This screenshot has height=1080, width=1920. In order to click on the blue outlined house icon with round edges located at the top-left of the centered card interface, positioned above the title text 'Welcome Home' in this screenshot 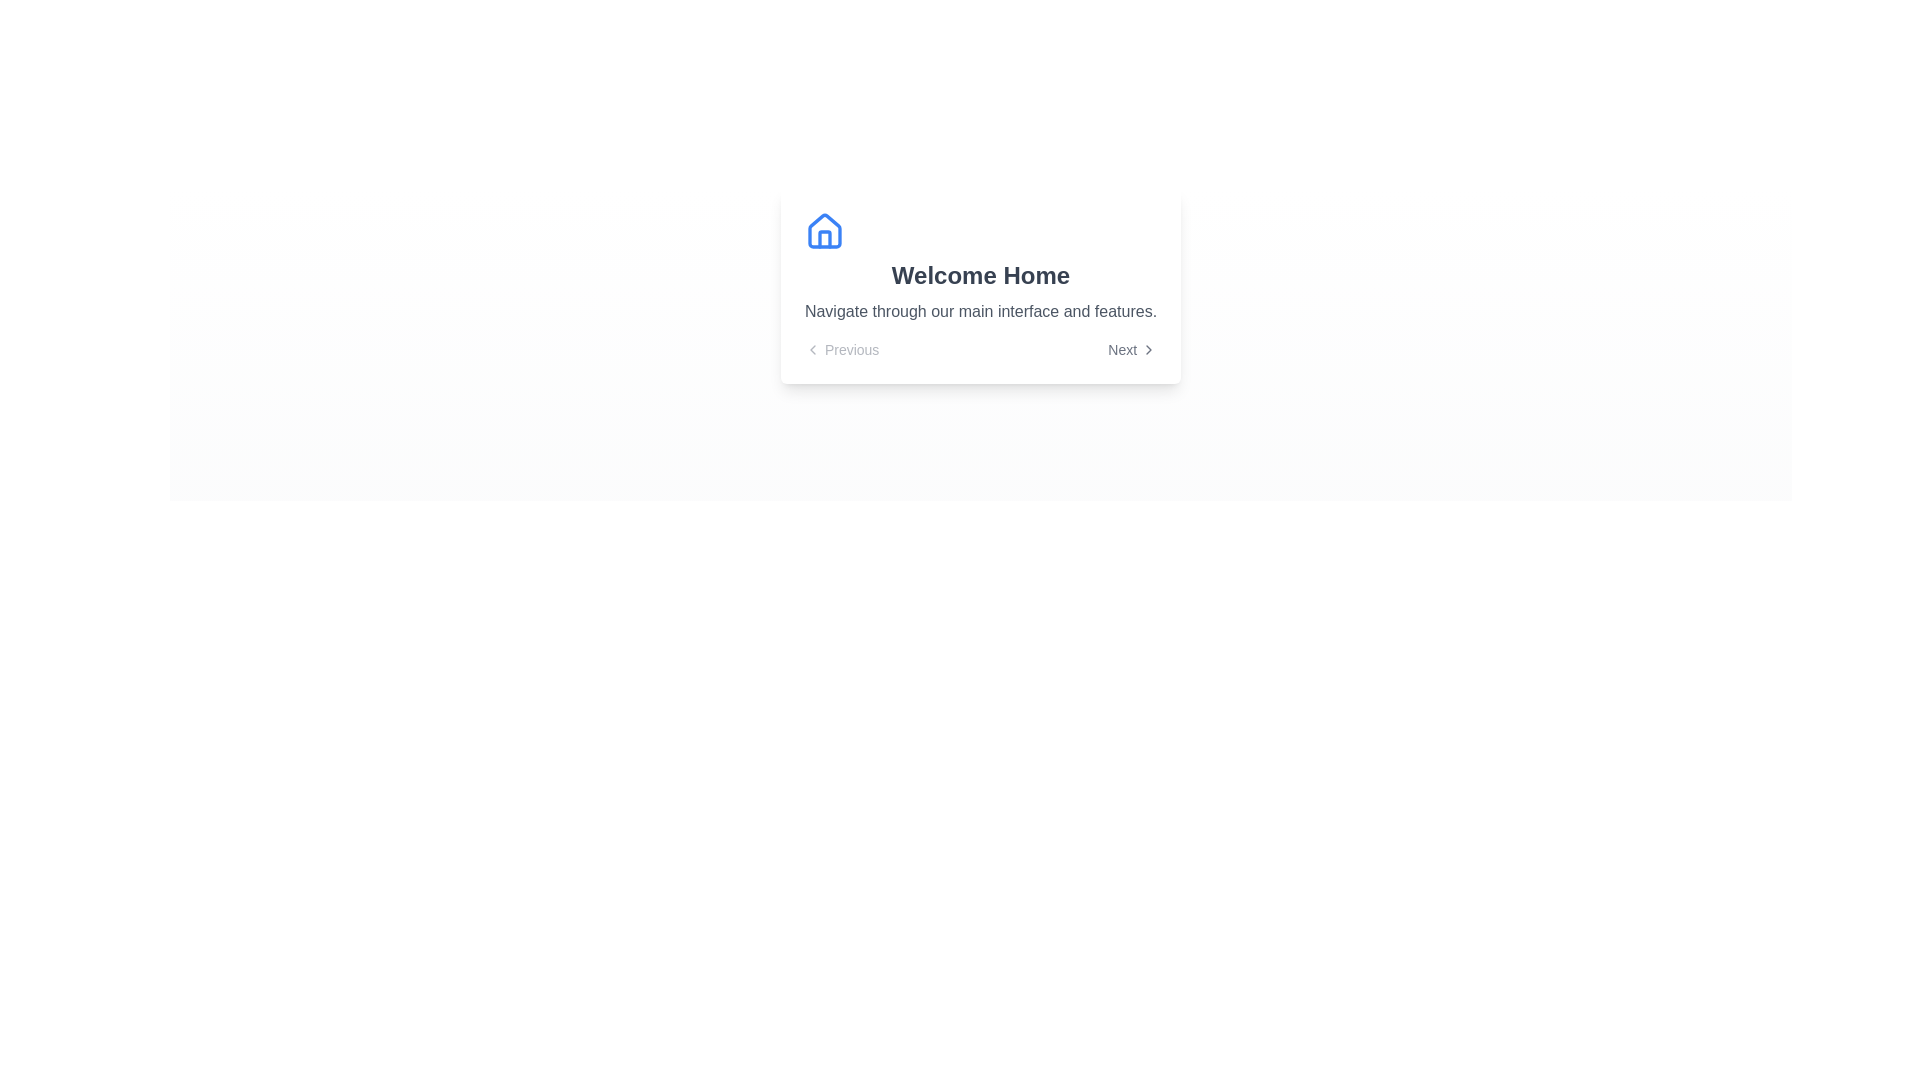, I will do `click(824, 230)`.